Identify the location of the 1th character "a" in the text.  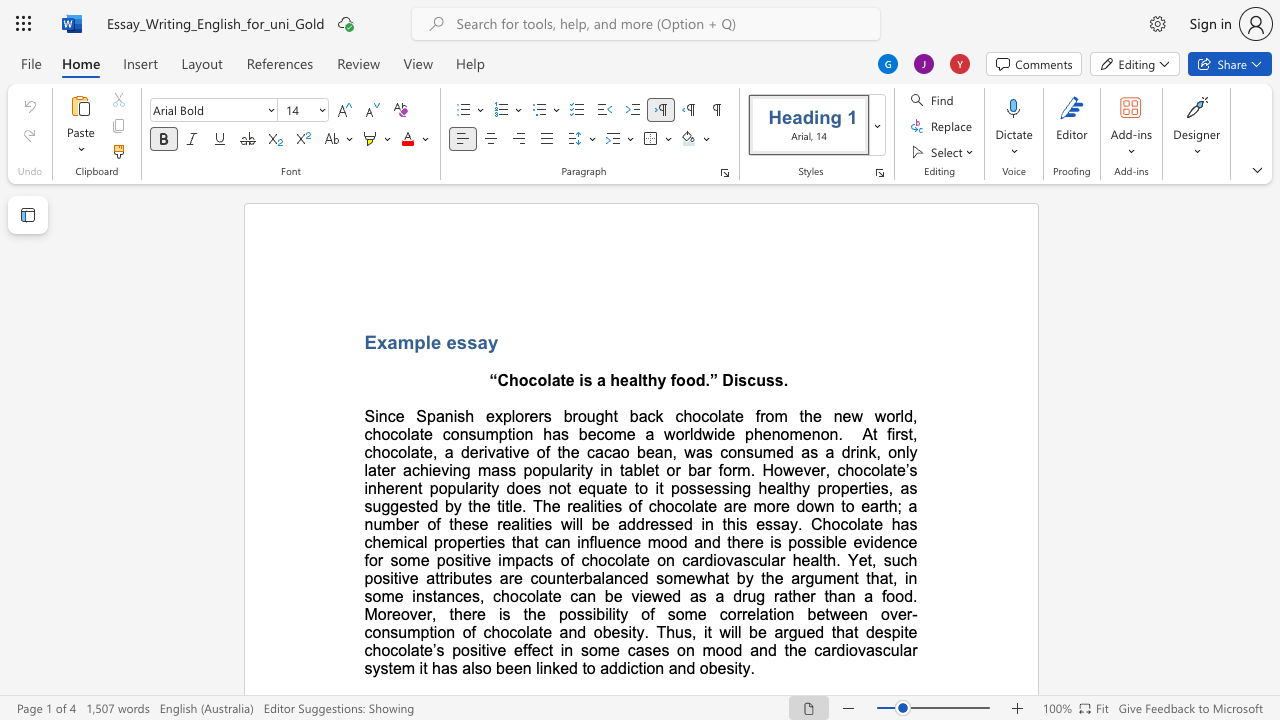
(392, 341).